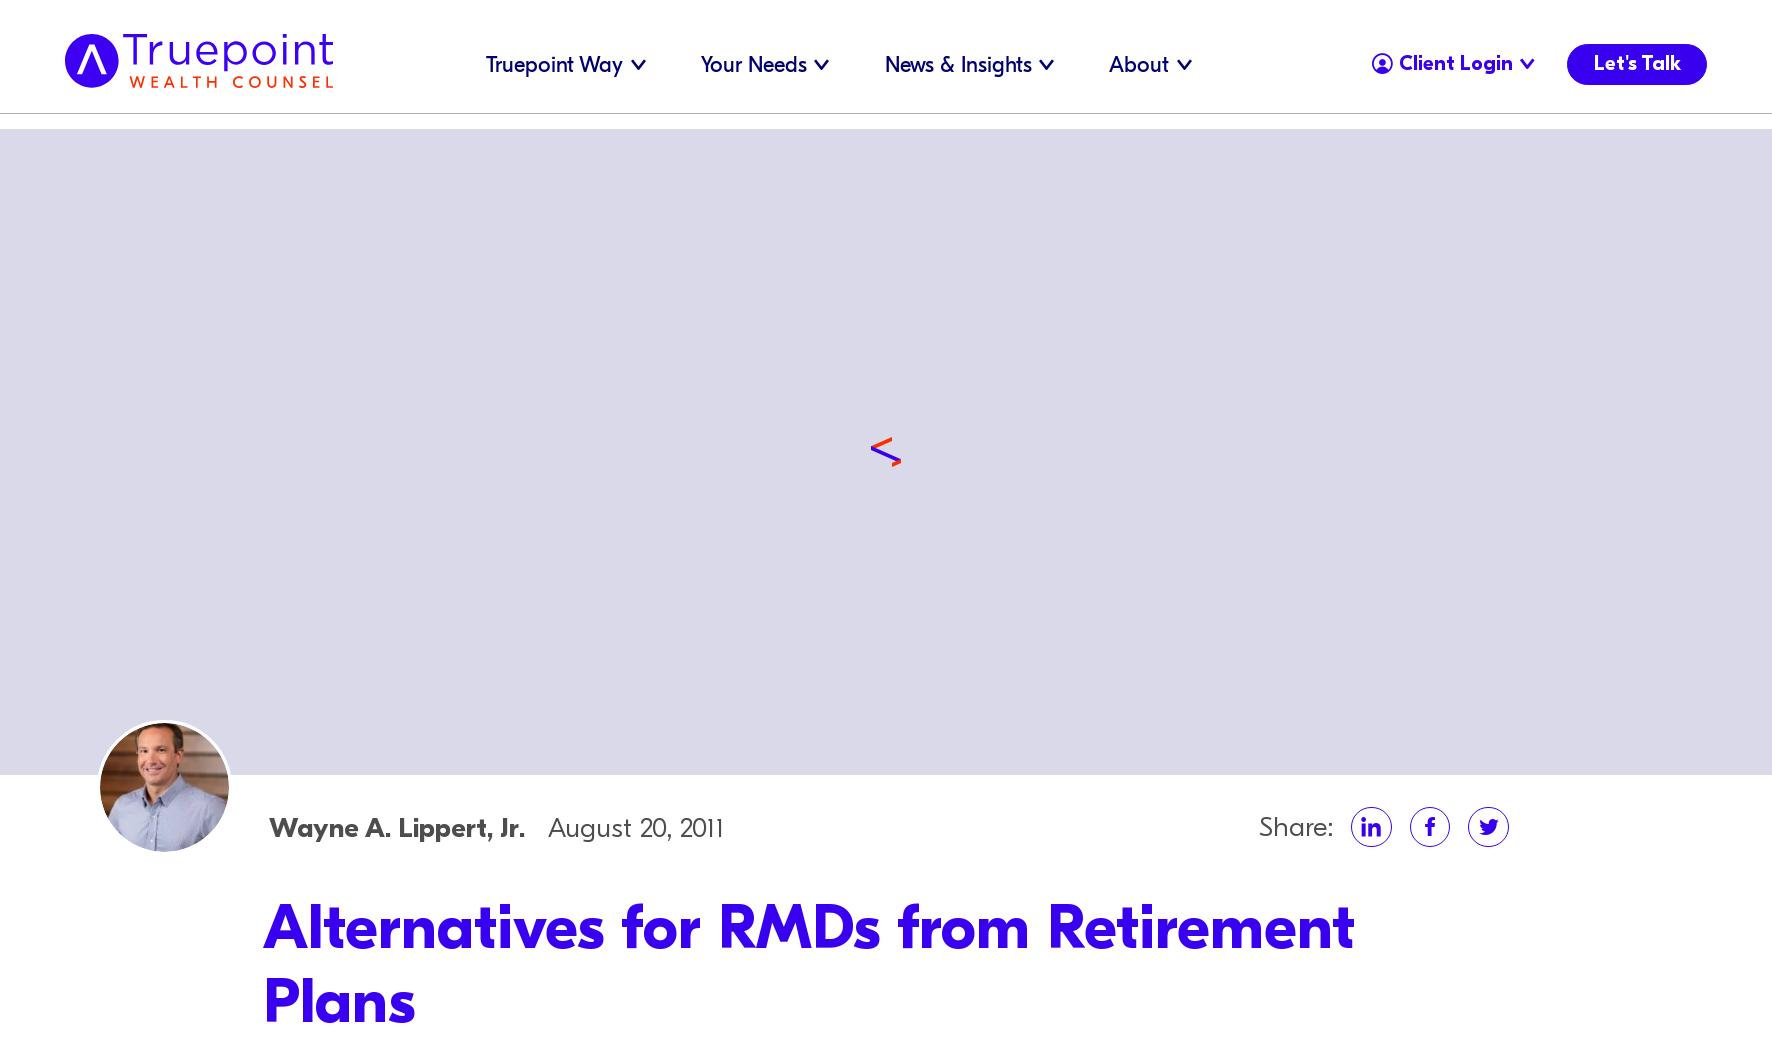 Image resolution: width=1772 pixels, height=1060 pixels. I want to click on 'In the News', so click(892, 88).